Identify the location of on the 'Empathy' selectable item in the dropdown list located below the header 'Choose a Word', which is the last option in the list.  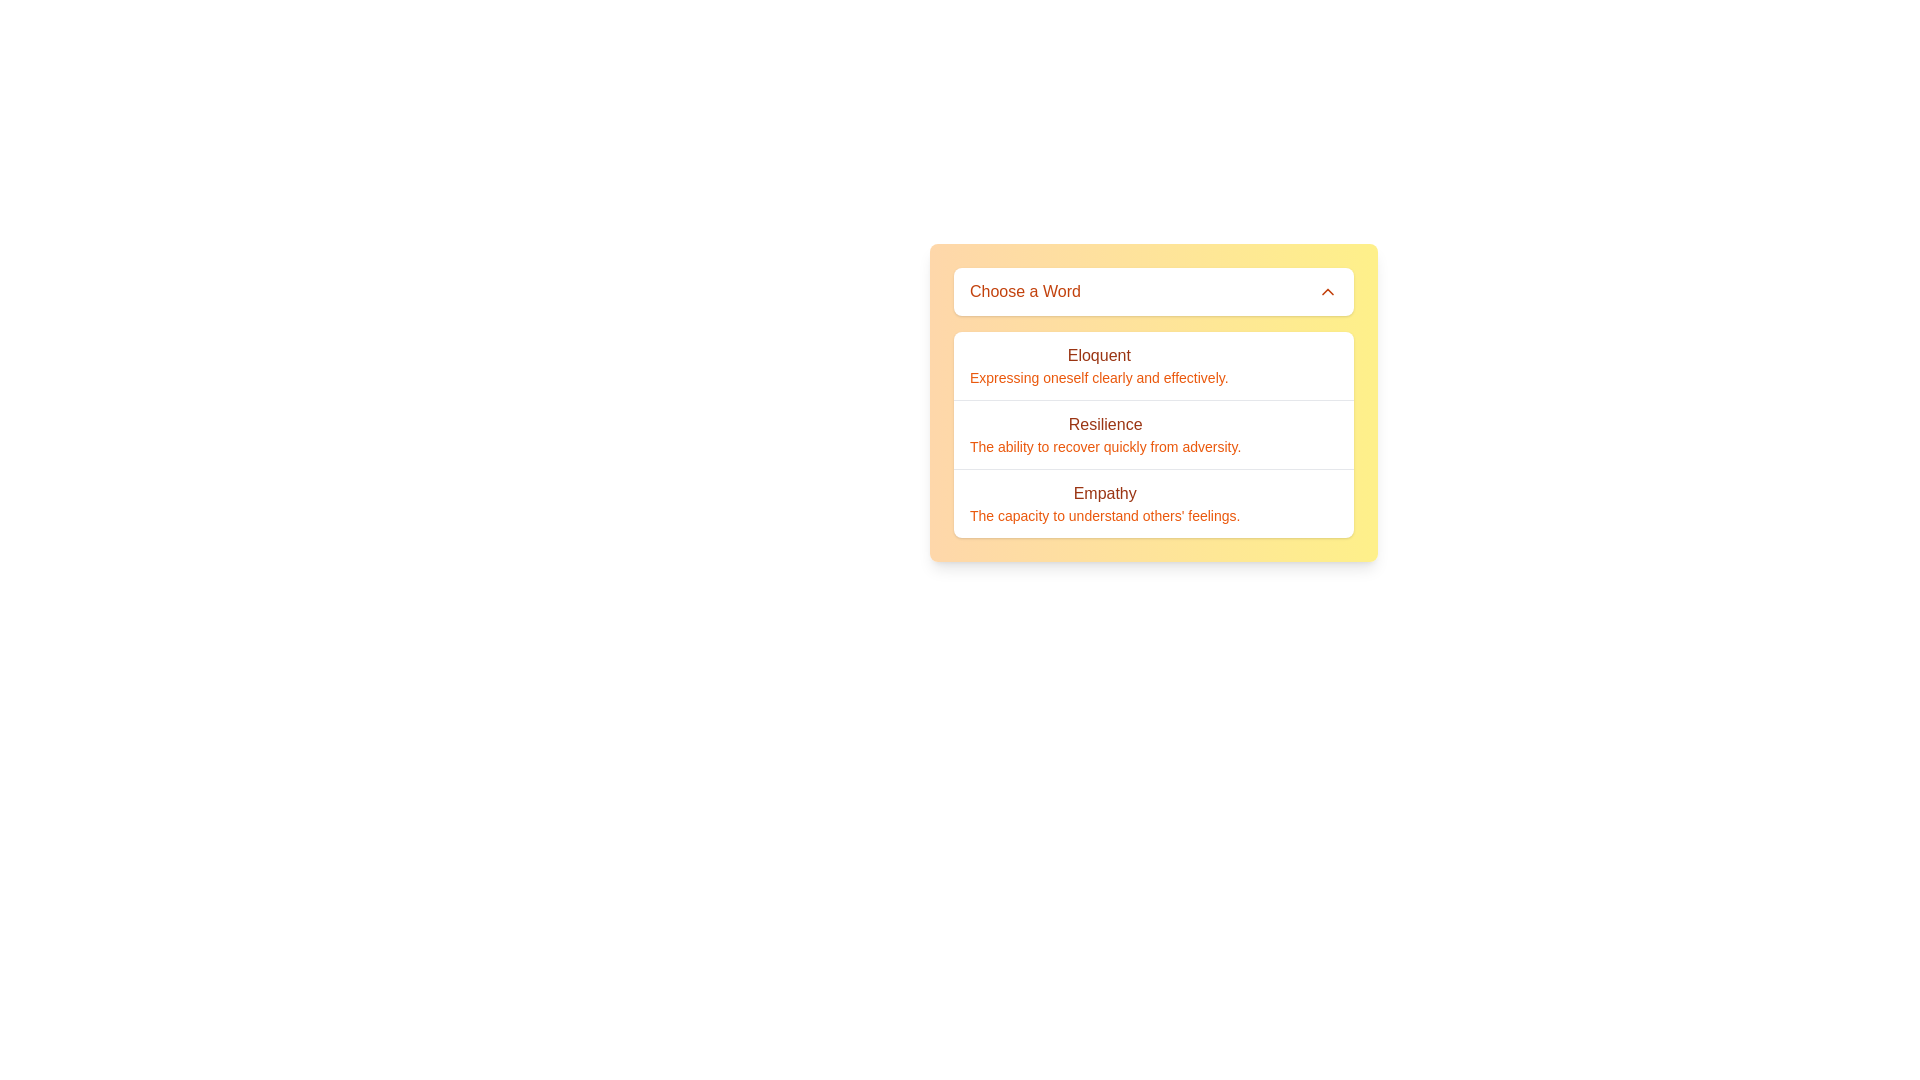
(1104, 503).